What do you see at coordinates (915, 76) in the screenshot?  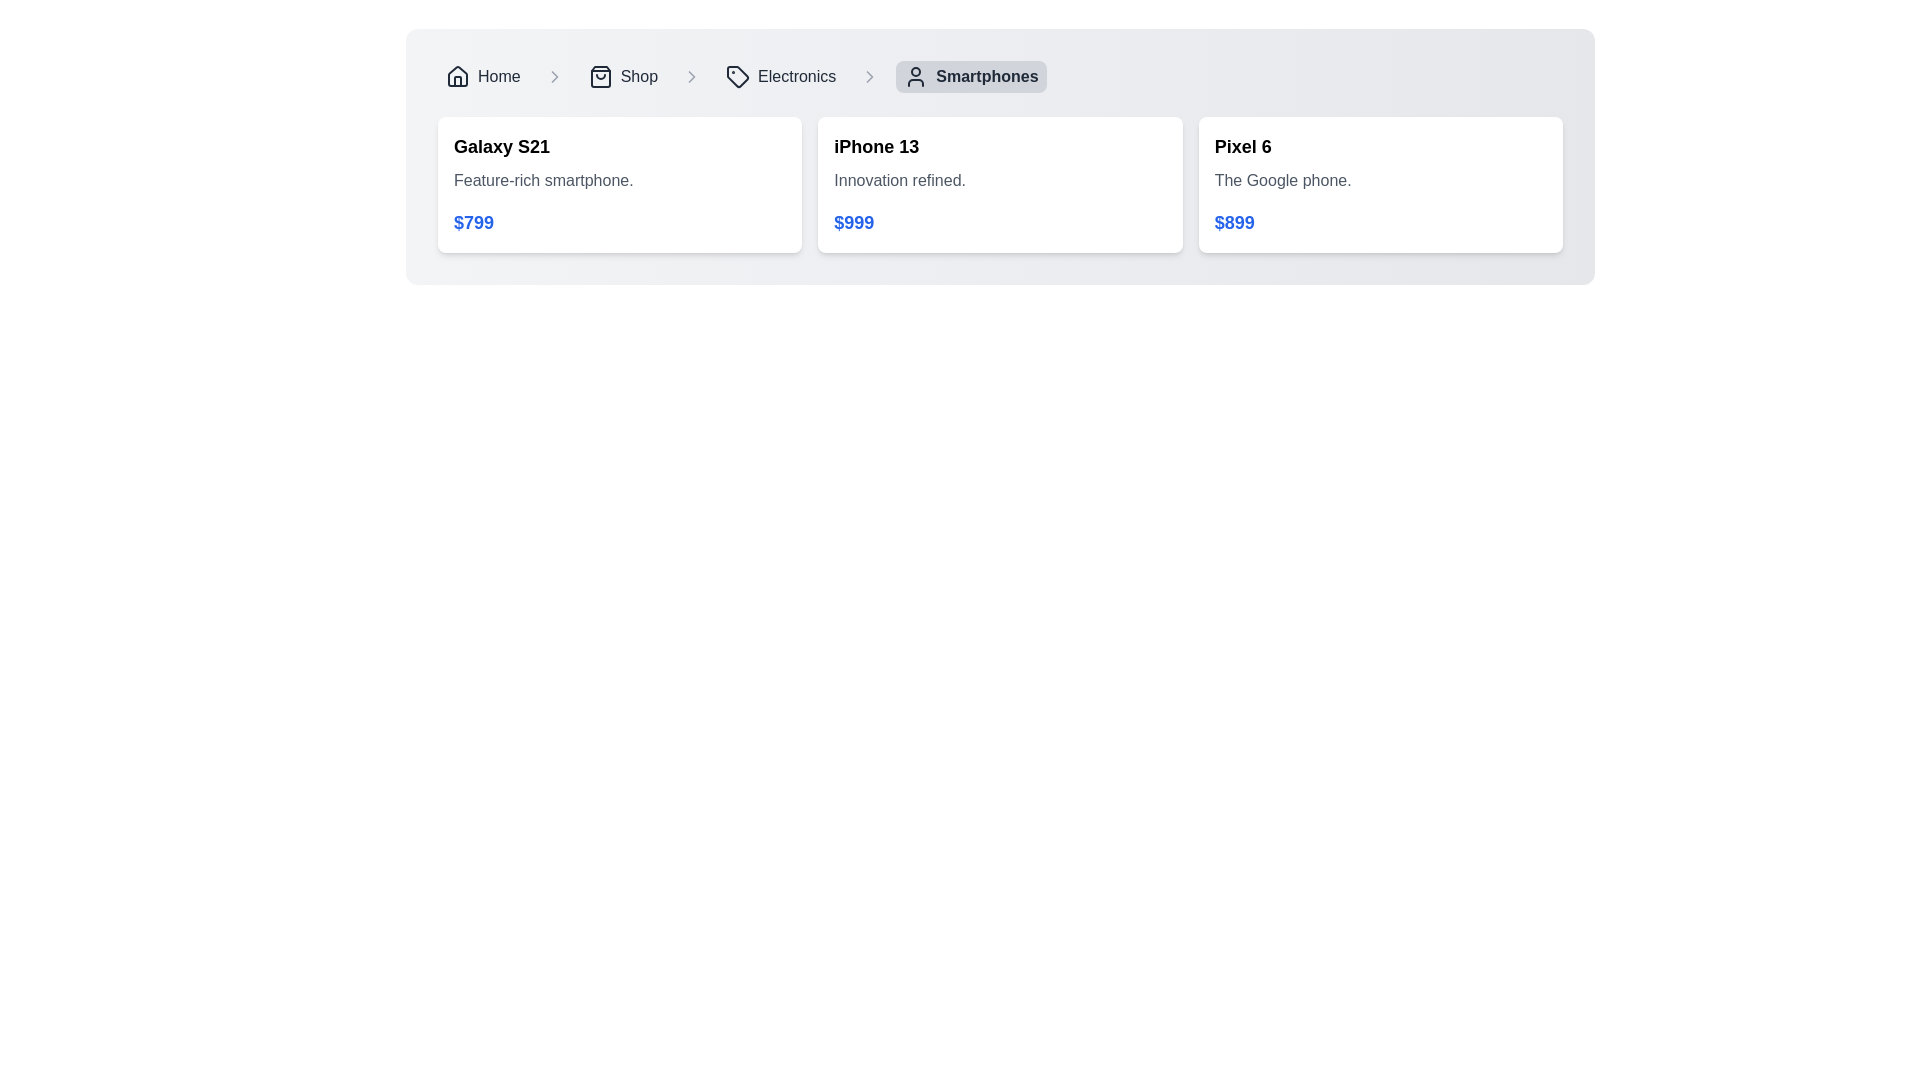 I see `the user profile icon, which is a minimalist outline depiction of a user's head and shoulders, located to the left of the 'Smartphones' label in the navigation breadcrumb interface` at bounding box center [915, 76].